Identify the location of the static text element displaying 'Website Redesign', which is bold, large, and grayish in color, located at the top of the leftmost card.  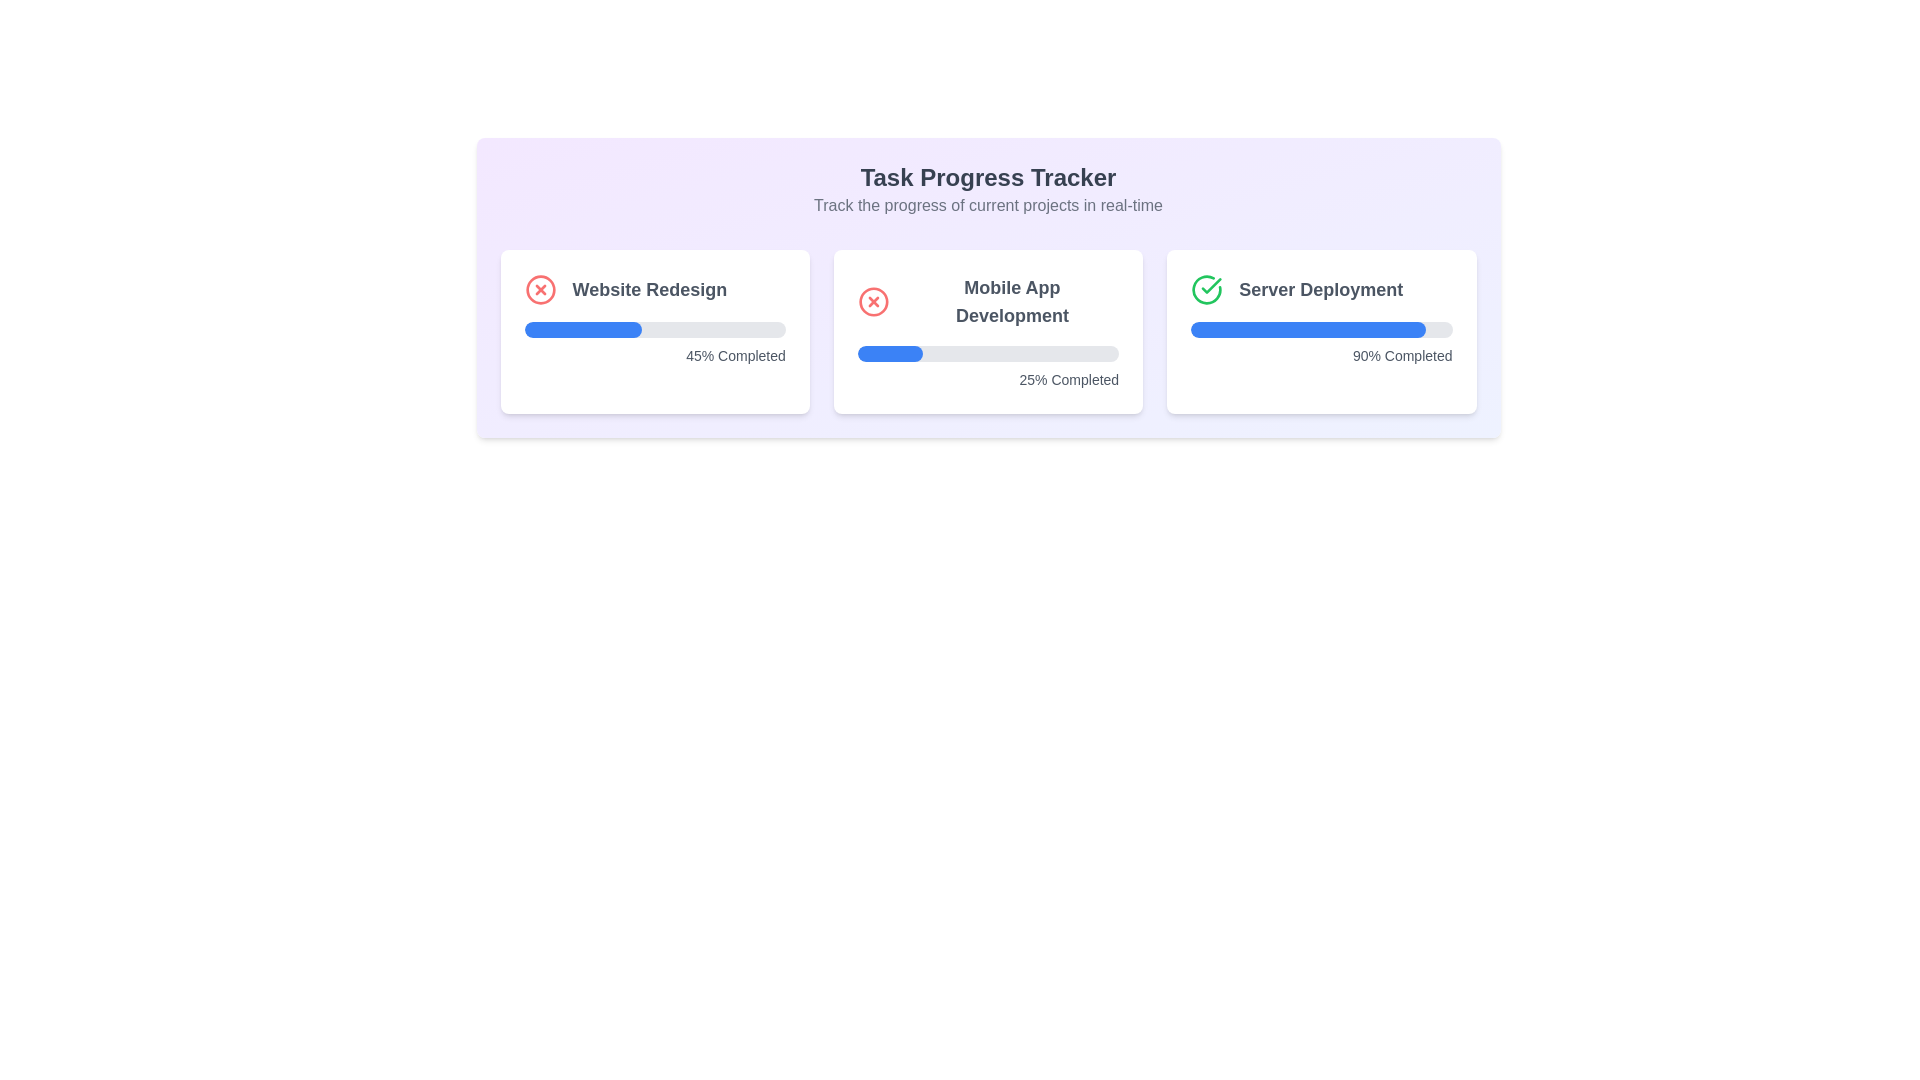
(649, 289).